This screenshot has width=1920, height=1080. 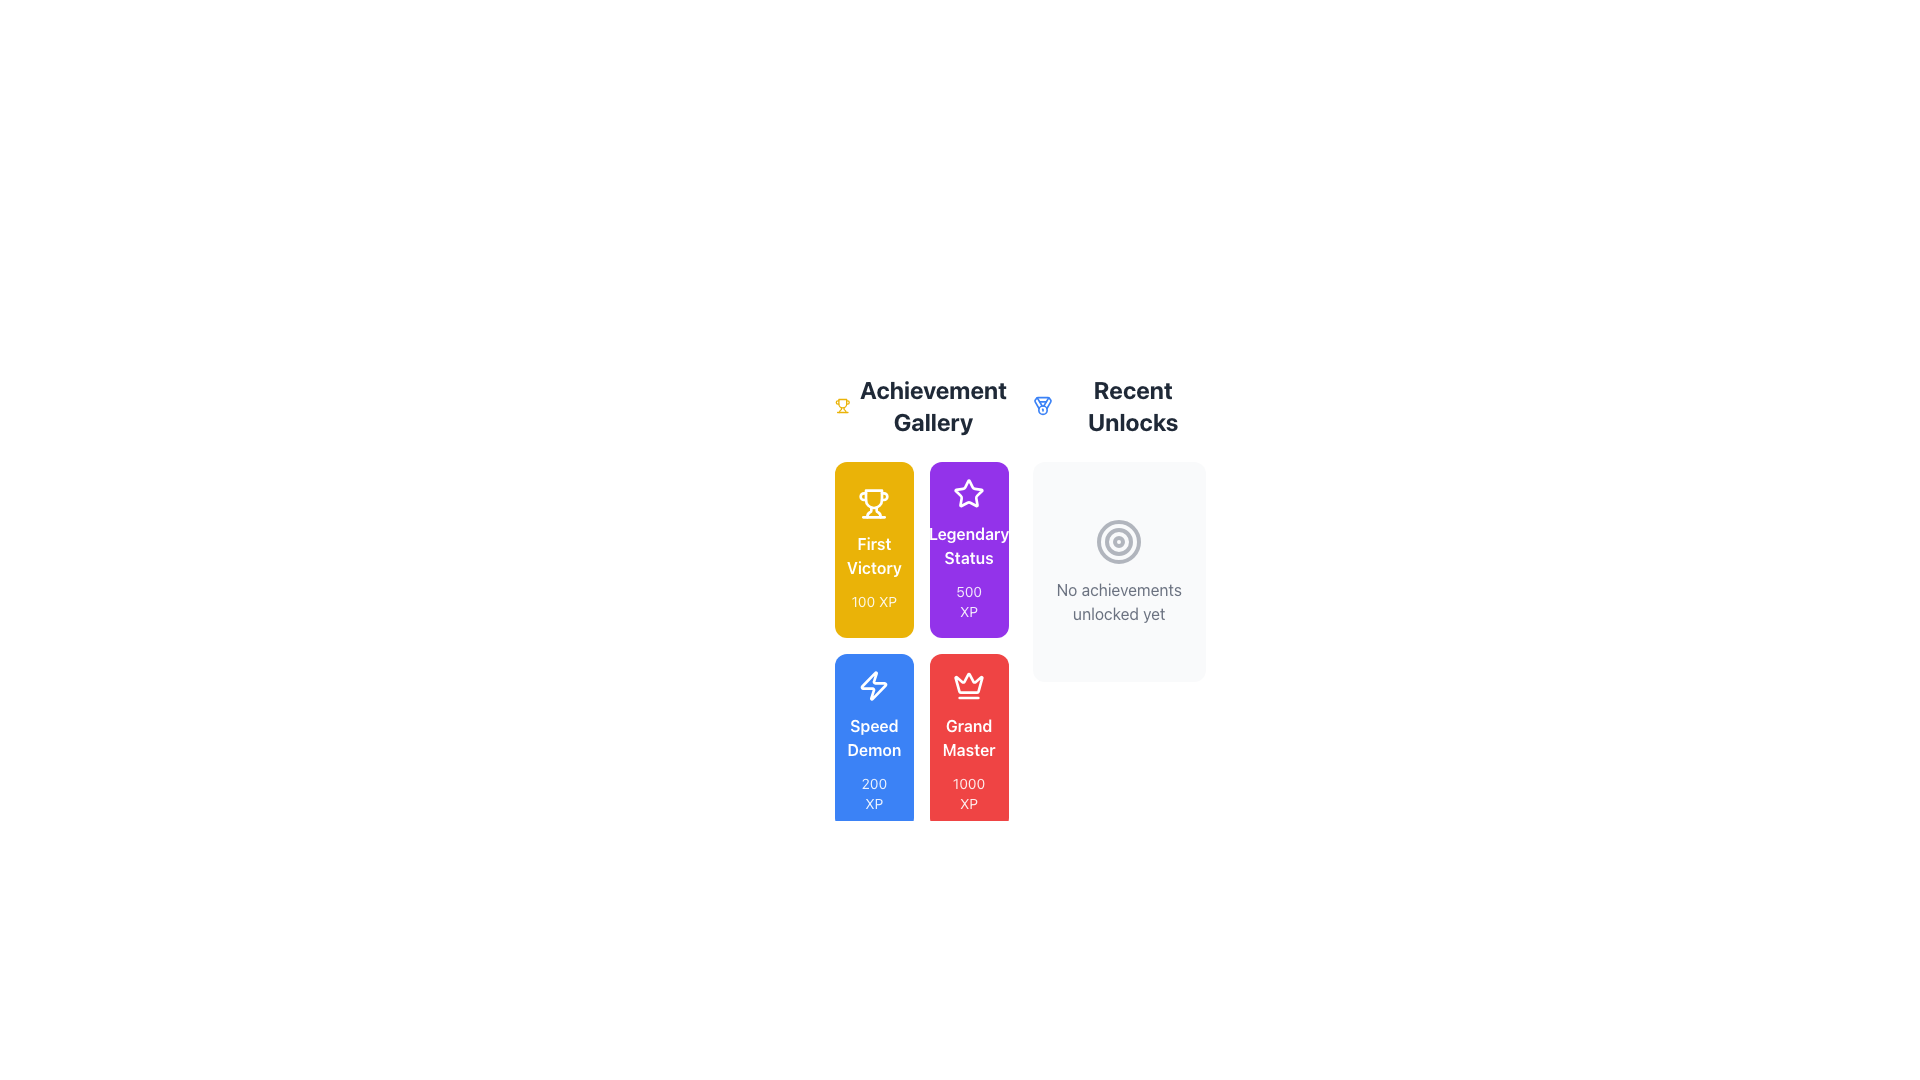 What do you see at coordinates (873, 555) in the screenshot?
I see `the 'First Victory' text label, which serves as a descriptor for the achievement in the Achievement Gallery` at bounding box center [873, 555].